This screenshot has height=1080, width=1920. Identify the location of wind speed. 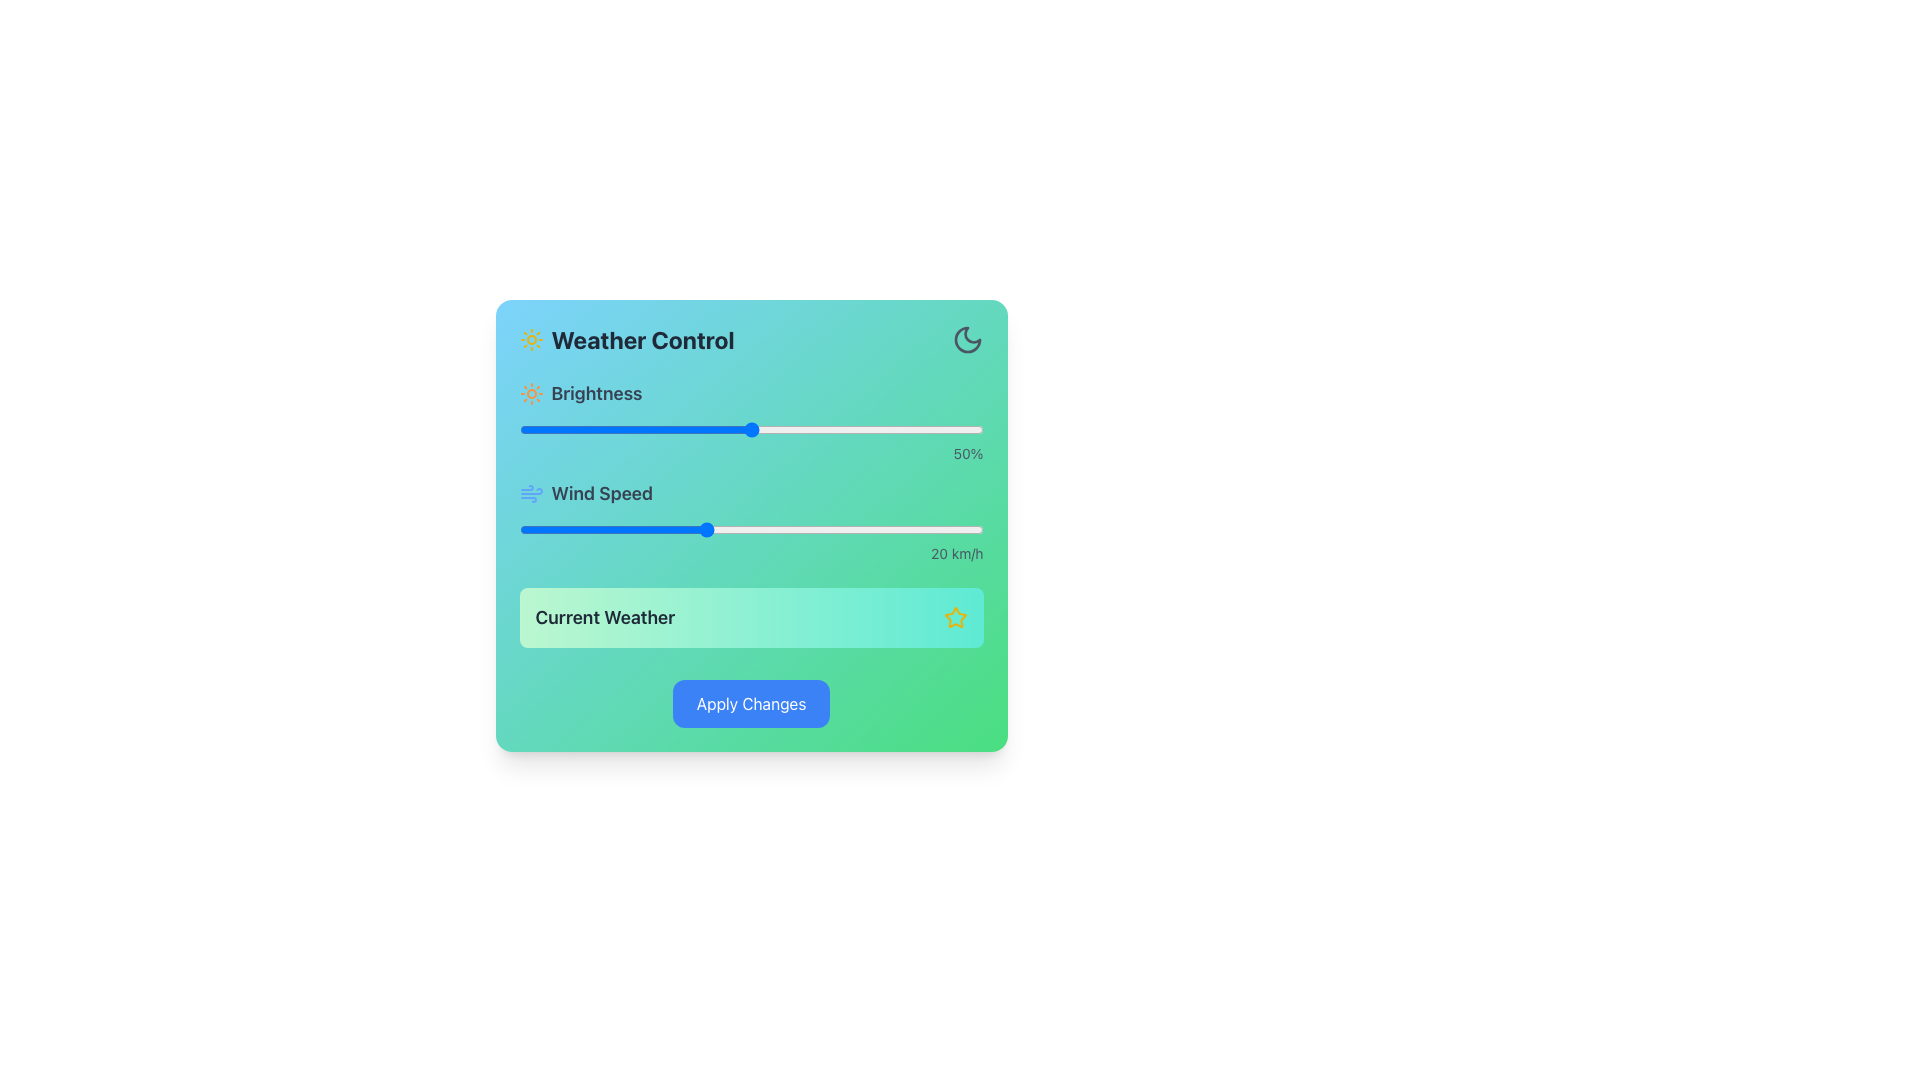
(574, 528).